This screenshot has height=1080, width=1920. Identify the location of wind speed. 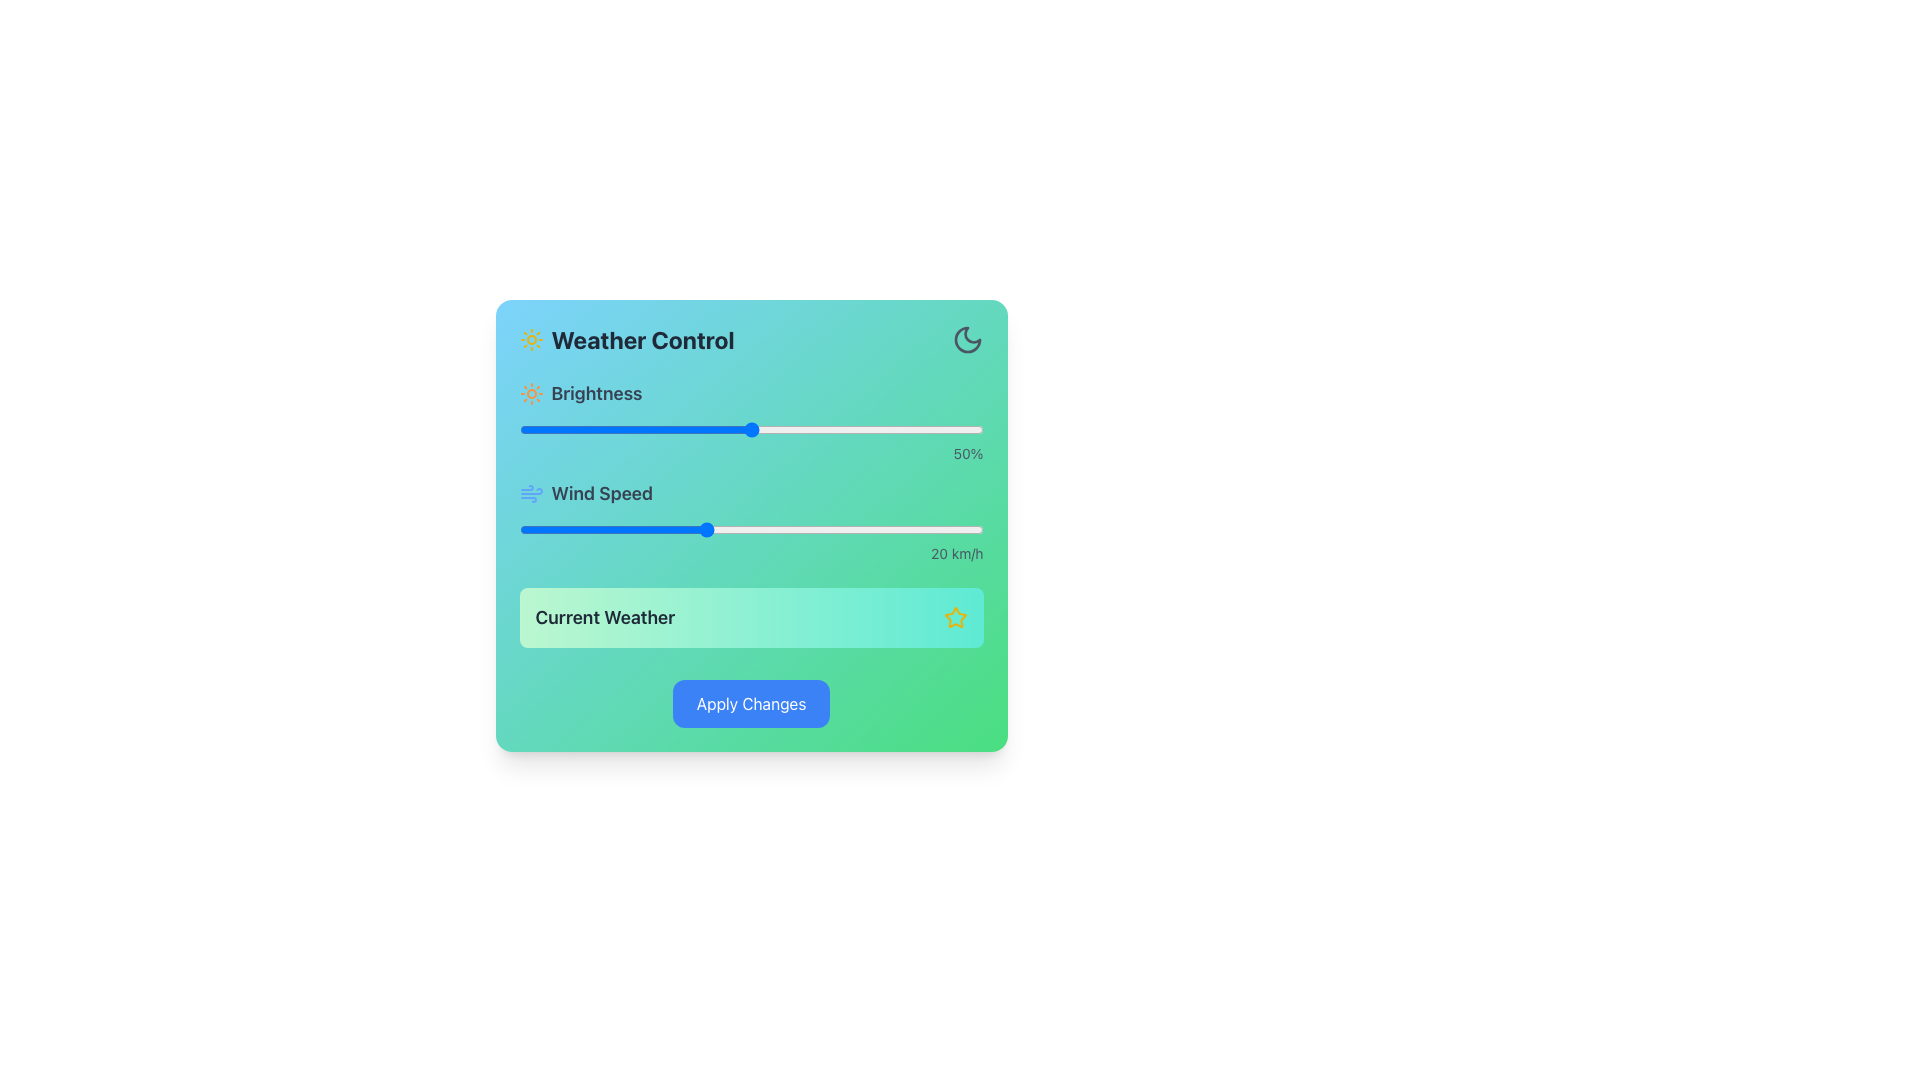
(574, 528).